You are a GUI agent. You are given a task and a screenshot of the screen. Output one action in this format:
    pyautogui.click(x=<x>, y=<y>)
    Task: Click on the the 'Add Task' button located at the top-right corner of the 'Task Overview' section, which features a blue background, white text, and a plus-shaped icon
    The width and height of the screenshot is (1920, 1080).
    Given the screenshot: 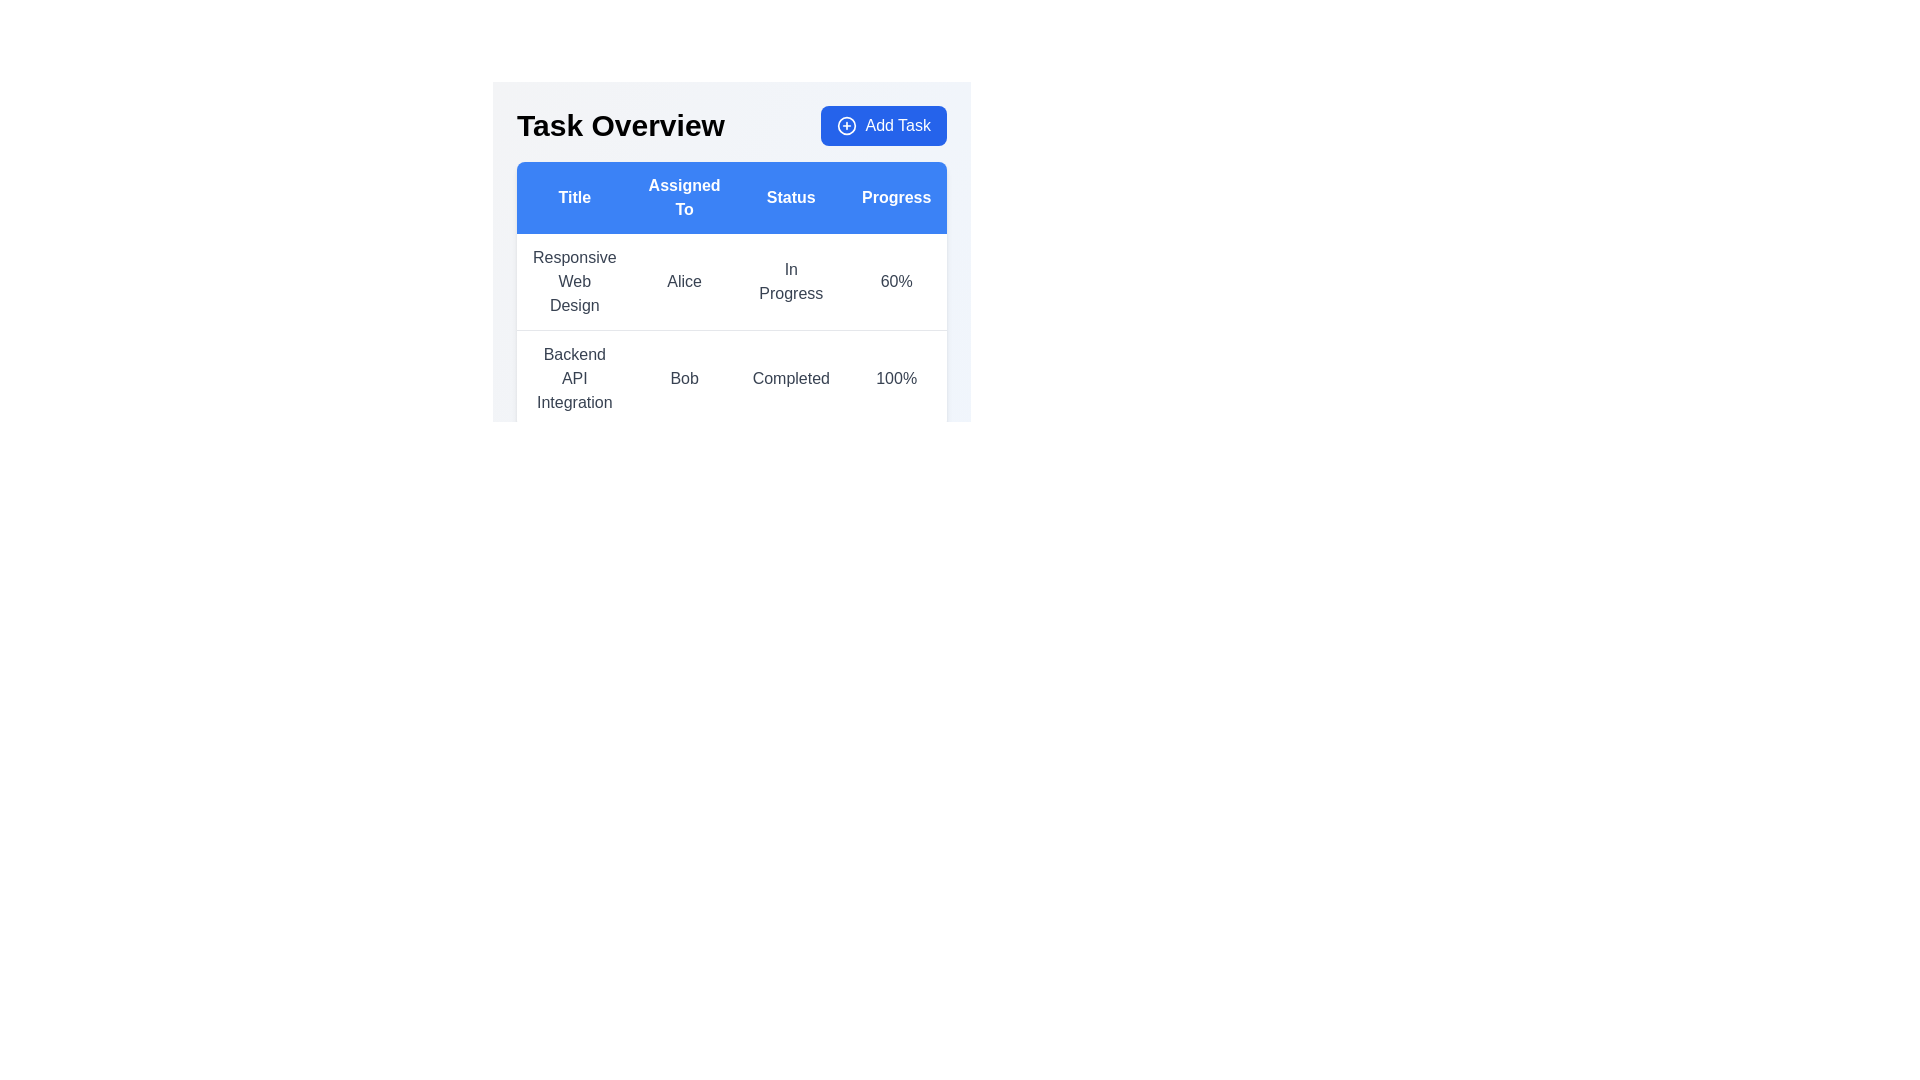 What is the action you would take?
    pyautogui.click(x=883, y=126)
    